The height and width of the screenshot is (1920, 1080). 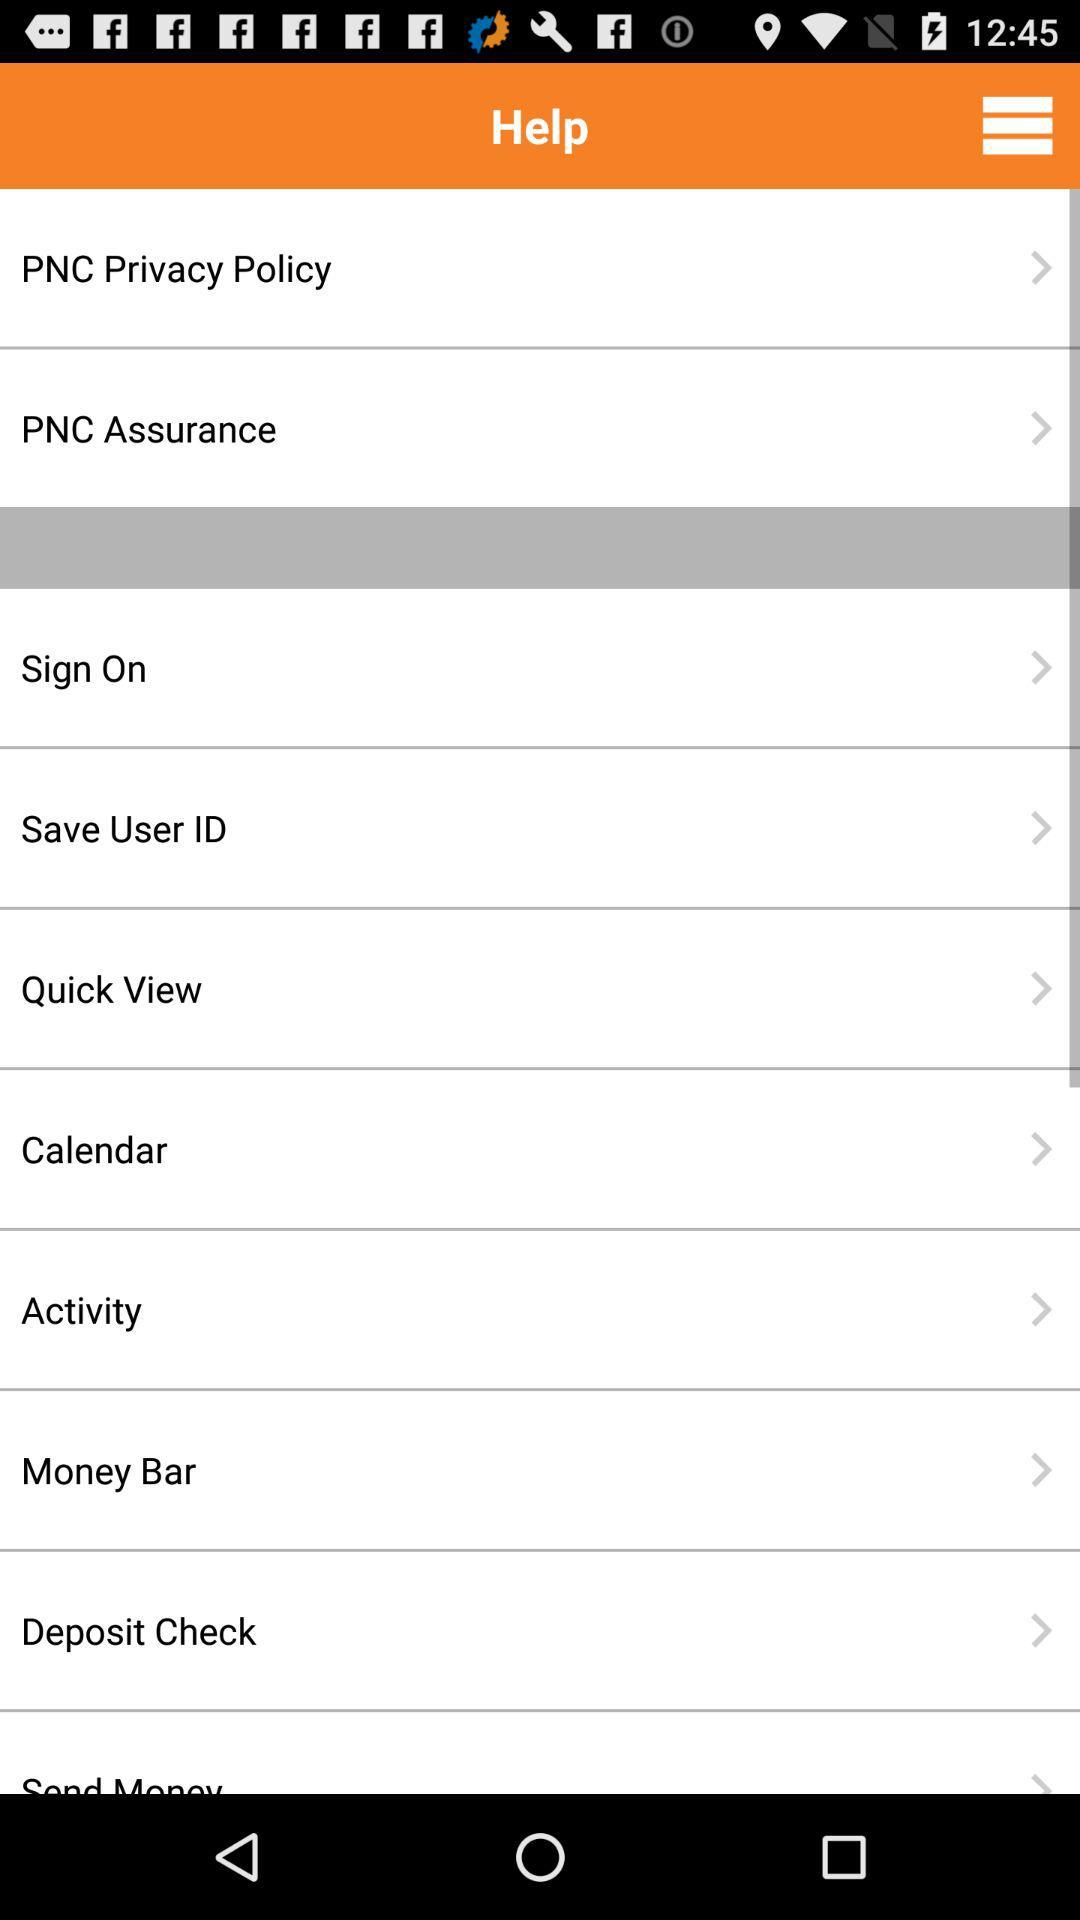 What do you see at coordinates (475, 667) in the screenshot?
I see `item above the save user id item` at bounding box center [475, 667].